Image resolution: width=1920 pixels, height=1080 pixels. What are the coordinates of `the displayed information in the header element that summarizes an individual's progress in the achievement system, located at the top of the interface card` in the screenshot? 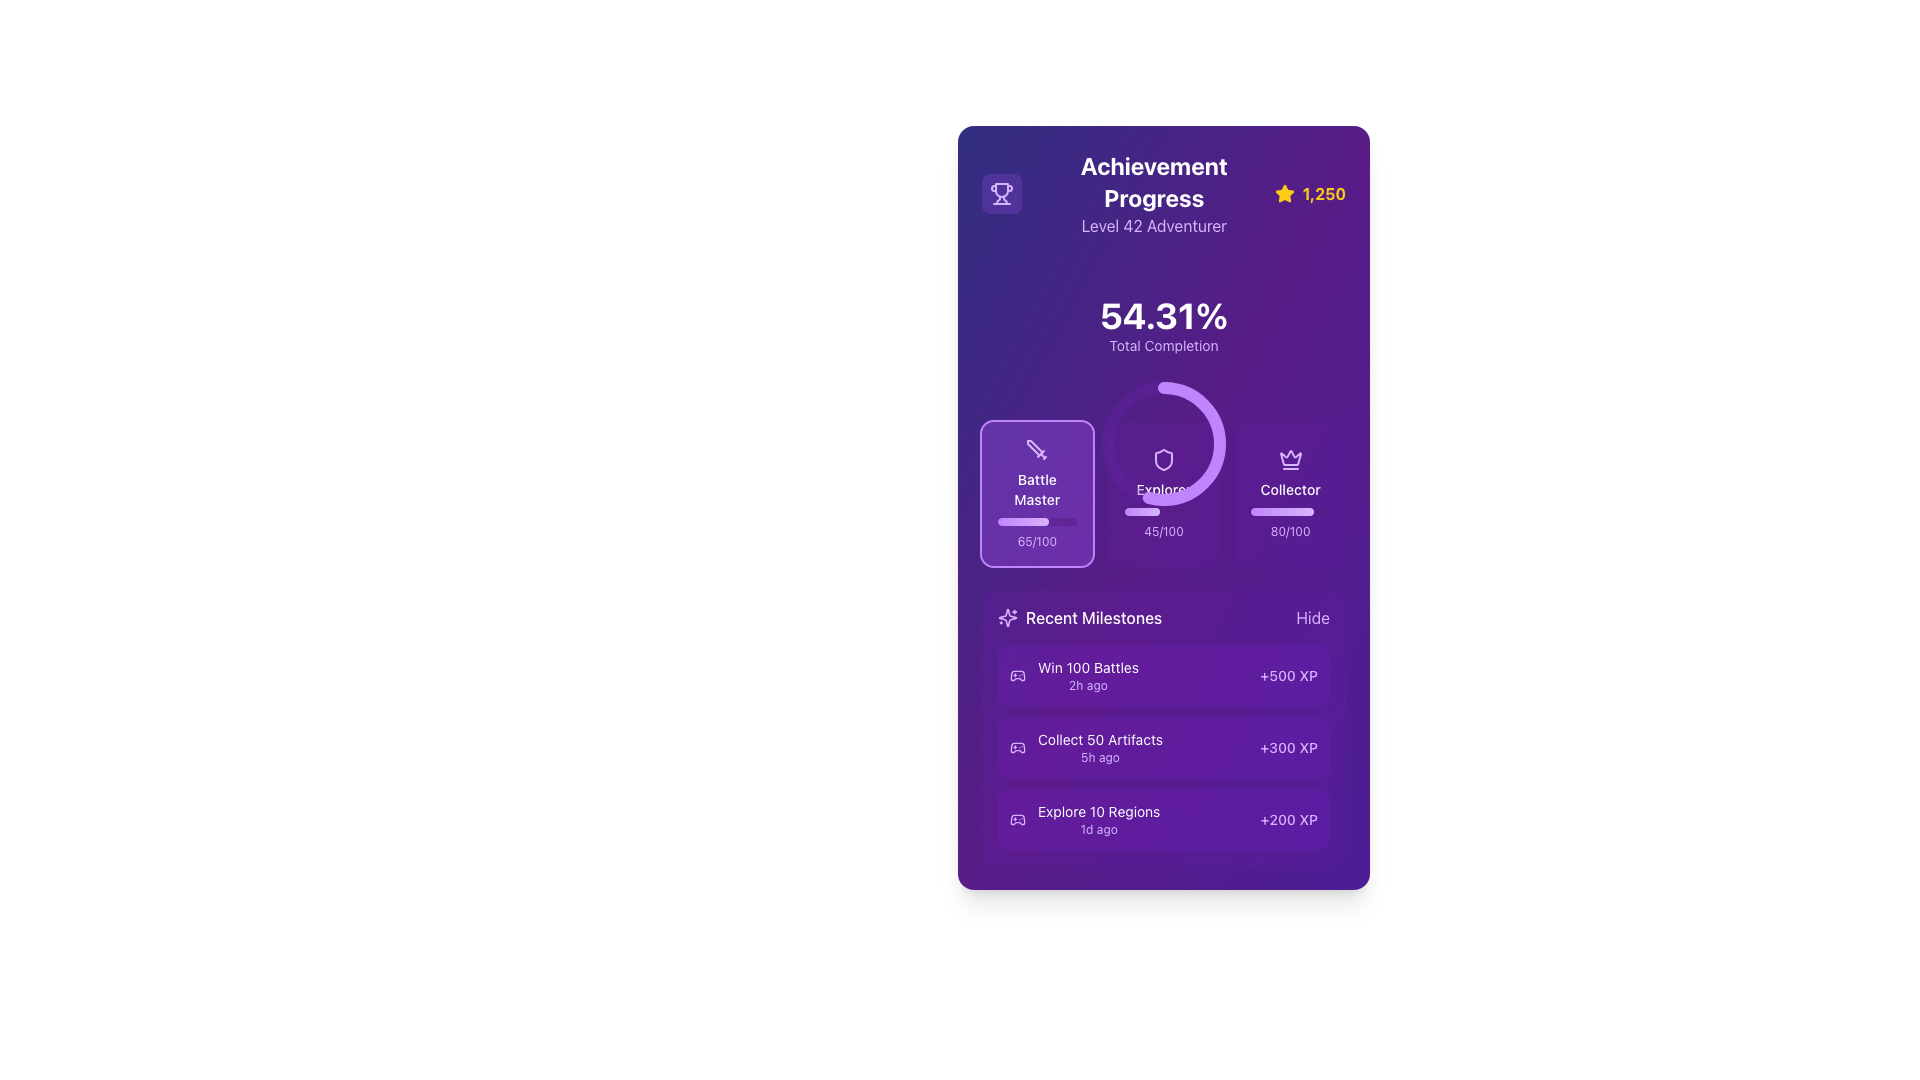 It's located at (1163, 193).